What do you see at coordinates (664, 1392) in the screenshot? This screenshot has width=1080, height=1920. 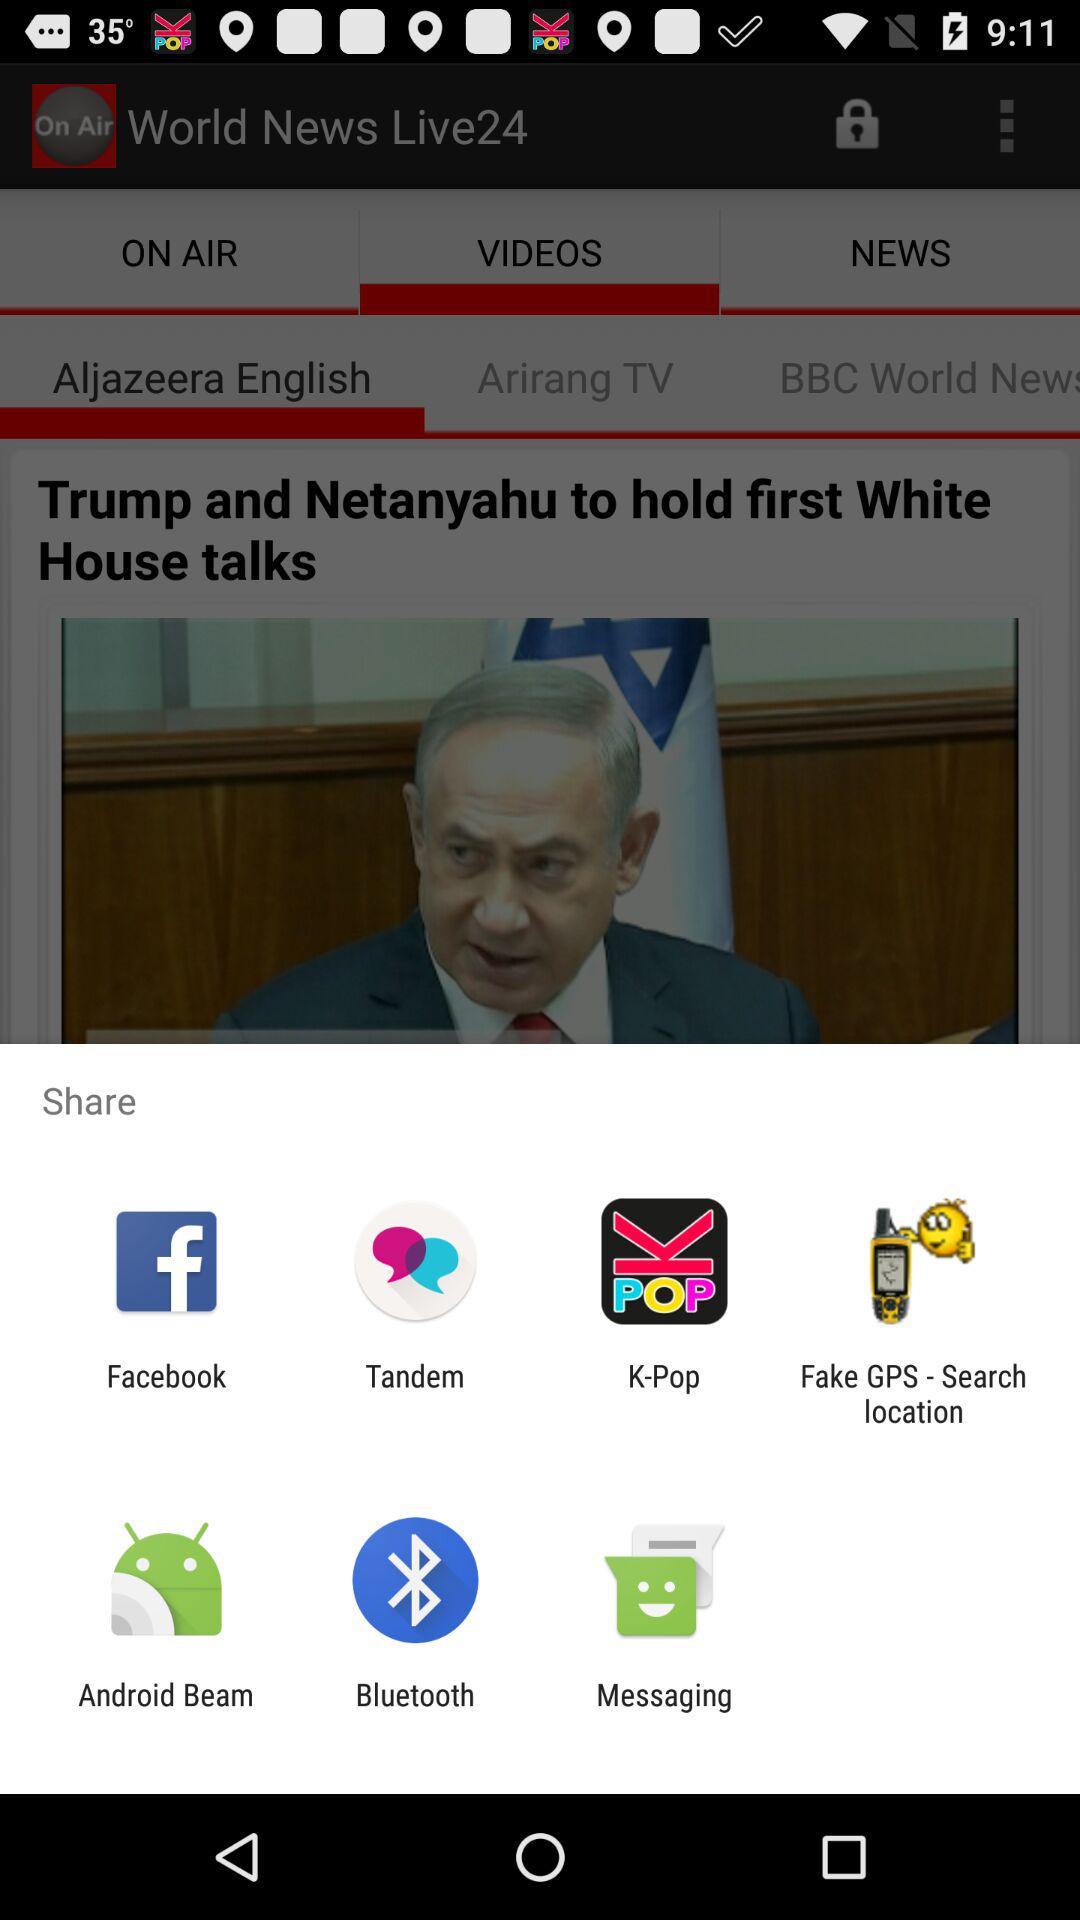 I see `the item to the right of the tandem app` at bounding box center [664, 1392].